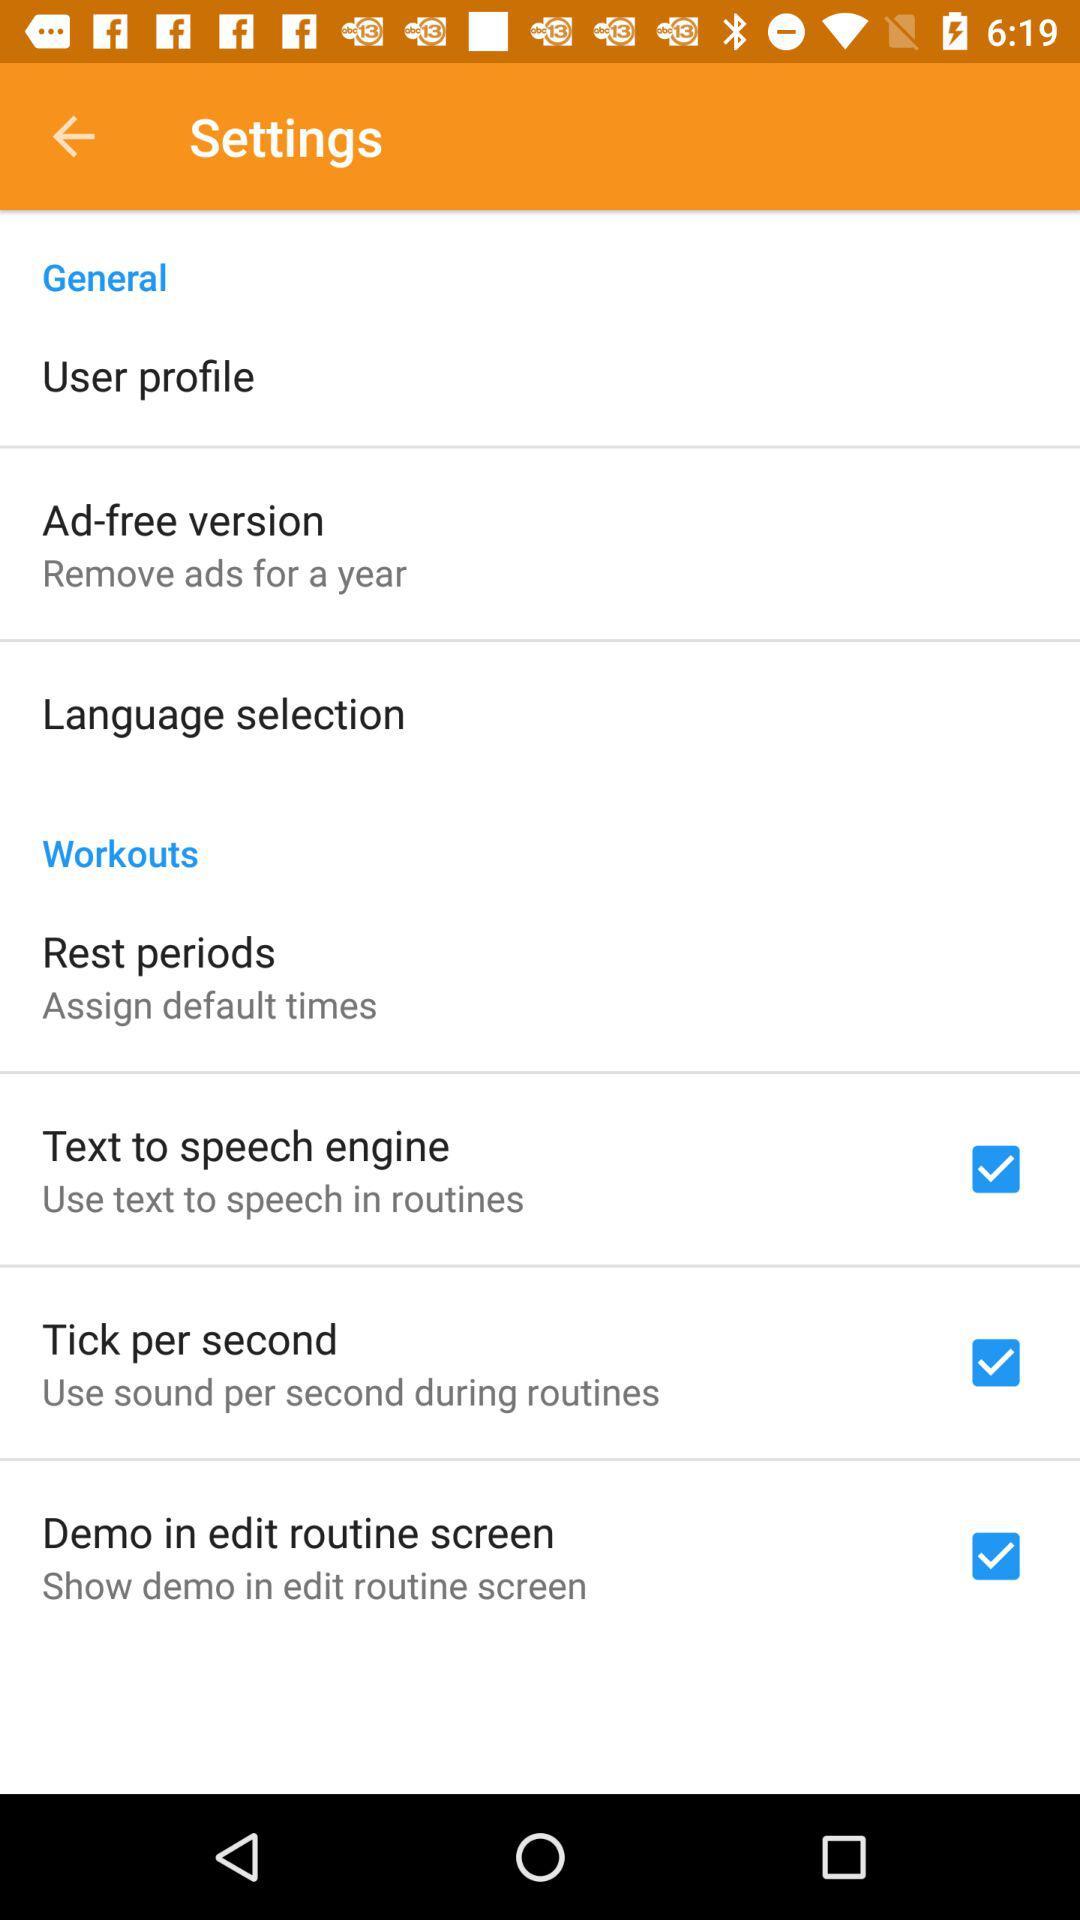 Image resolution: width=1080 pixels, height=1920 pixels. What do you see at coordinates (223, 712) in the screenshot?
I see `icon below the remove ads for icon` at bounding box center [223, 712].